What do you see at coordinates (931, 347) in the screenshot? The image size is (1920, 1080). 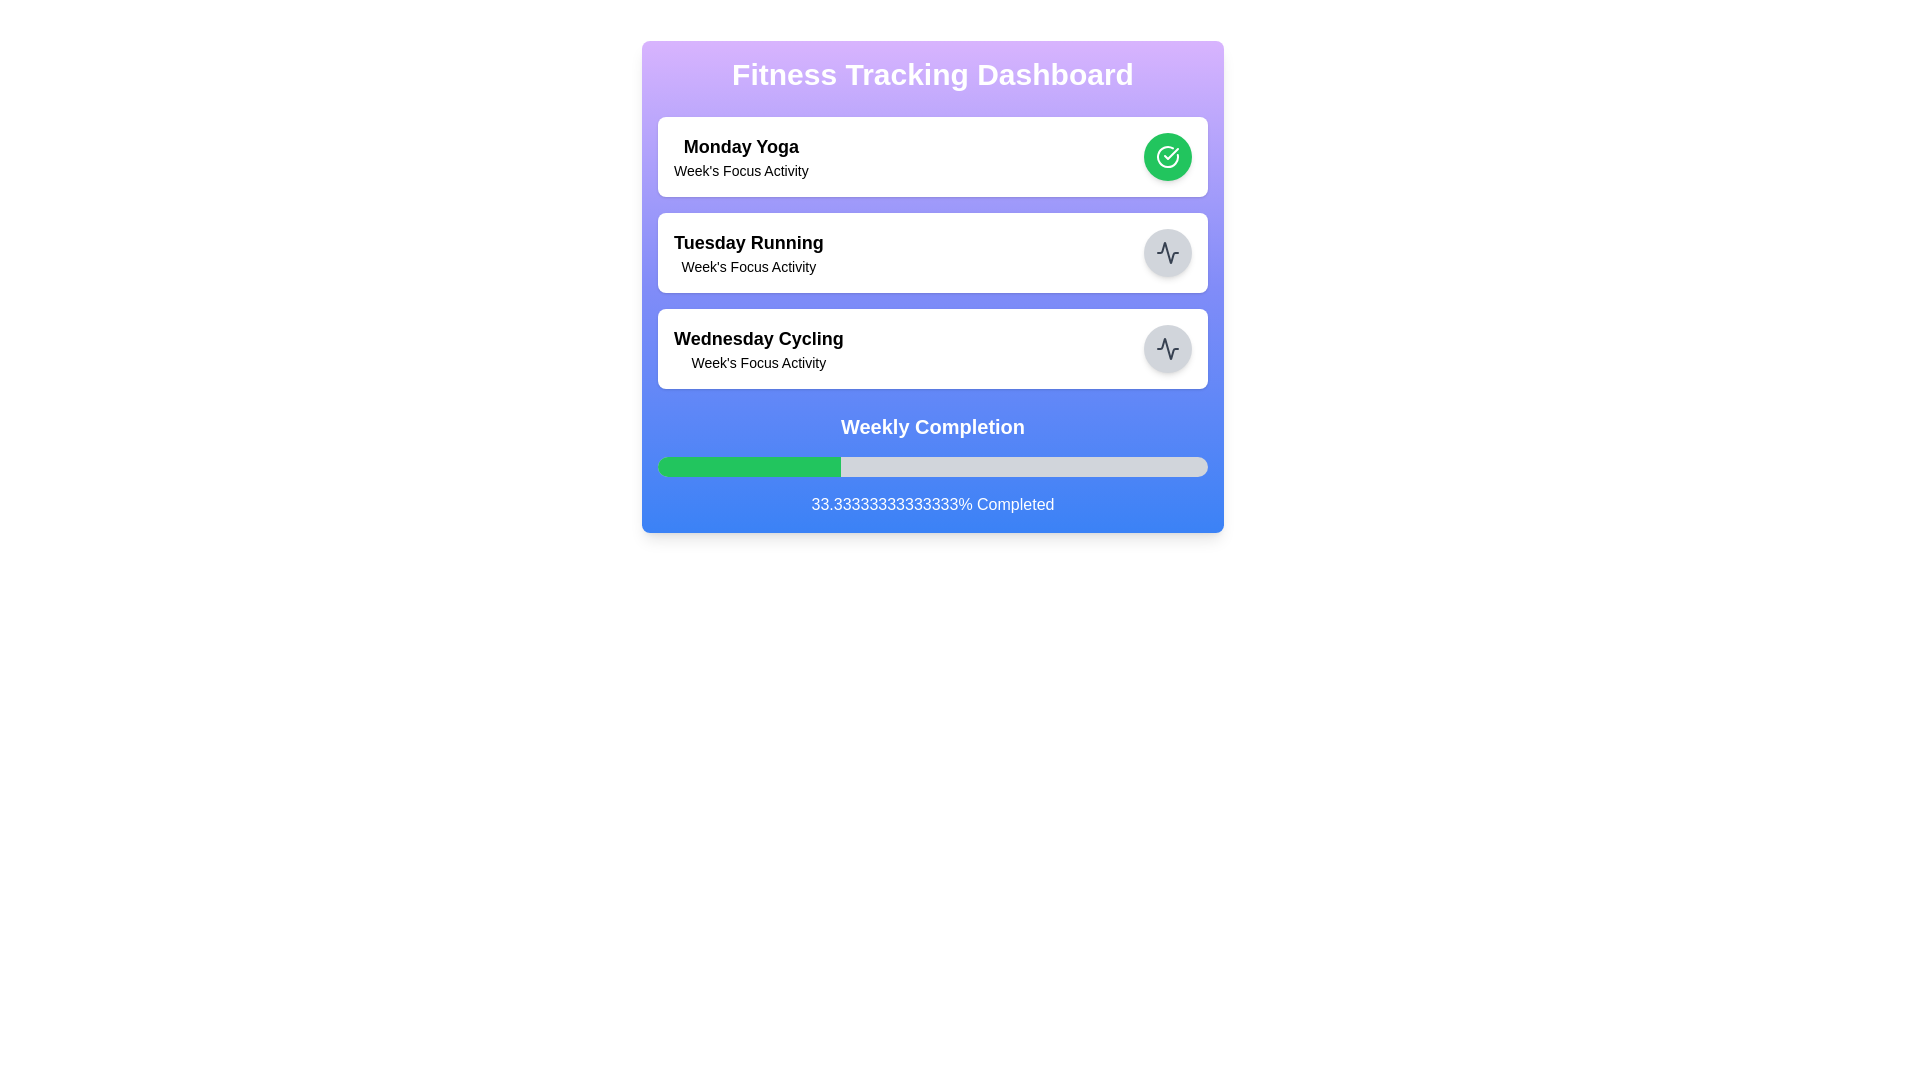 I see `the third card in the fitness tracking dashboard, which displays an activity name and a description, located between 'Tuesday Running' and 'Weekly Completion'` at bounding box center [931, 347].